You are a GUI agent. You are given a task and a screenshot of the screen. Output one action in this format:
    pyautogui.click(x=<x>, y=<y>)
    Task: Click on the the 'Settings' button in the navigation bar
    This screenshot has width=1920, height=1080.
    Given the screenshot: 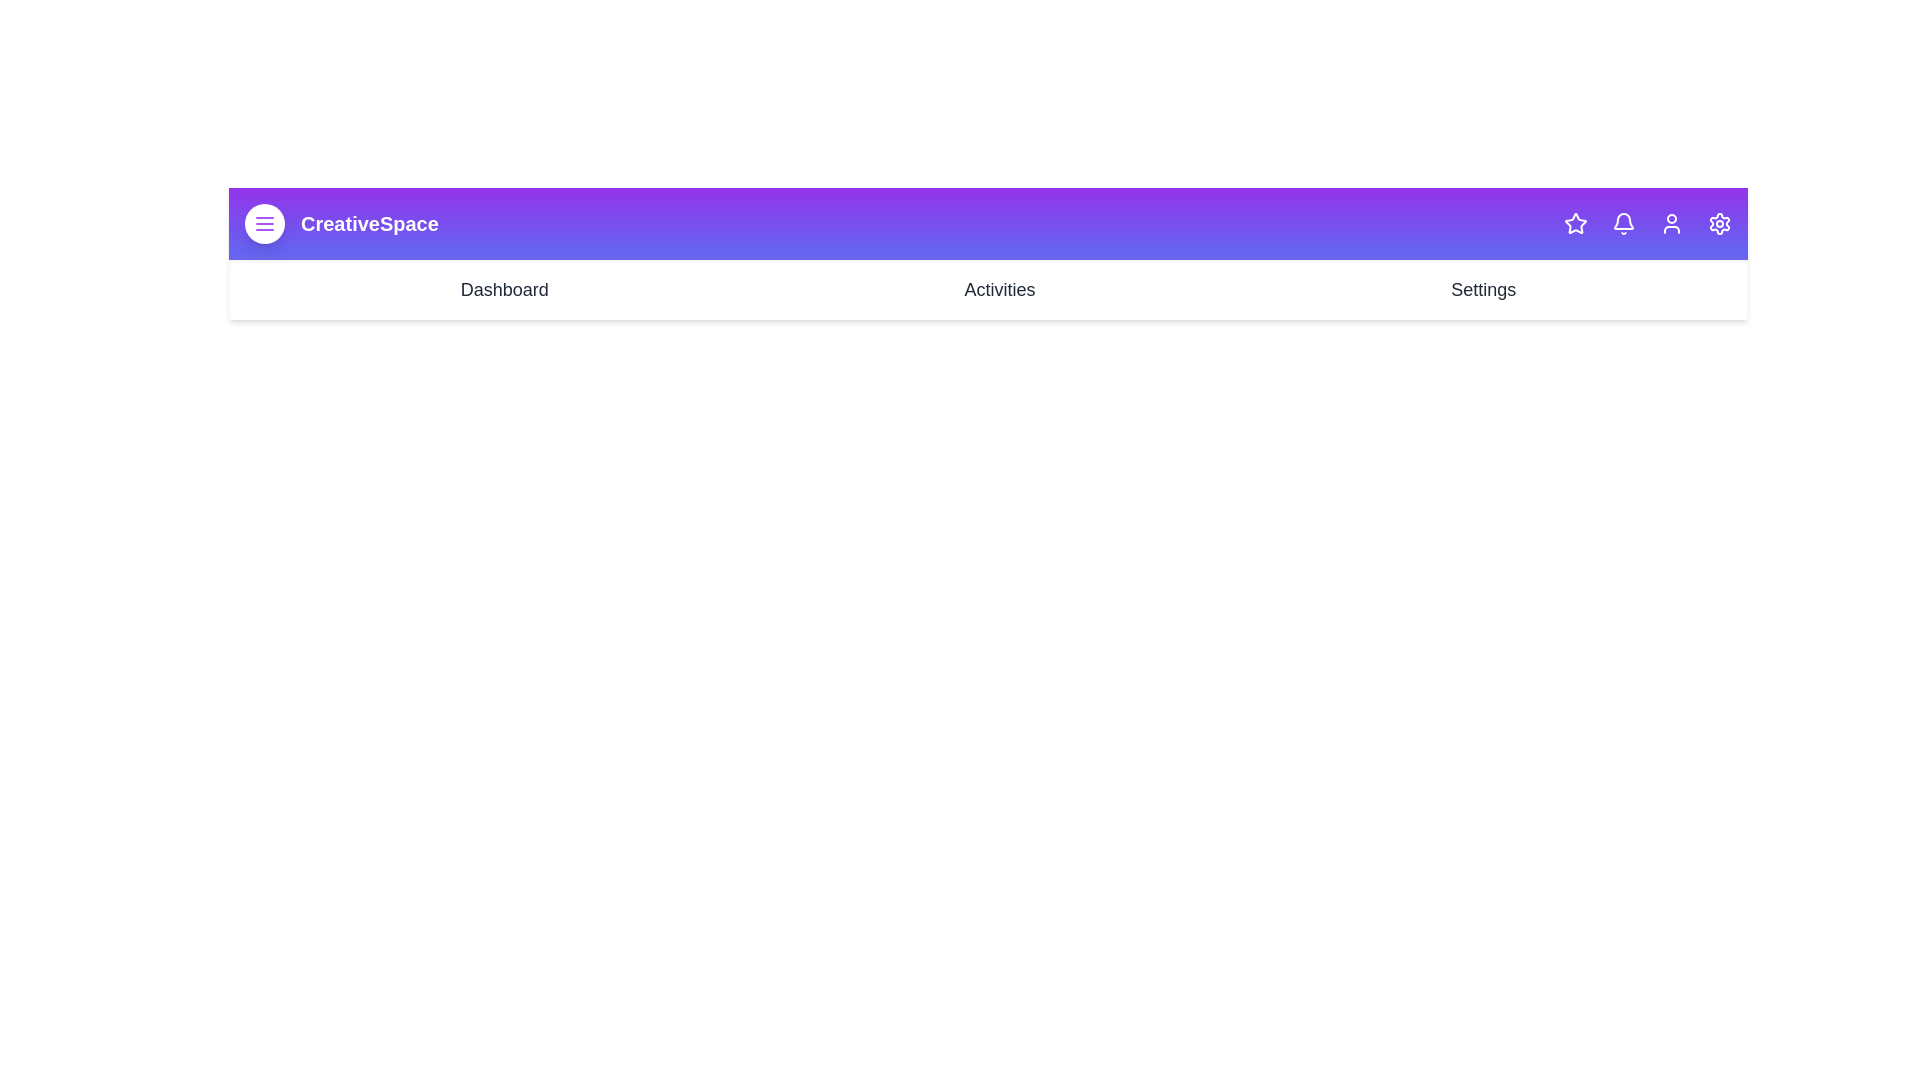 What is the action you would take?
    pyautogui.click(x=1483, y=289)
    